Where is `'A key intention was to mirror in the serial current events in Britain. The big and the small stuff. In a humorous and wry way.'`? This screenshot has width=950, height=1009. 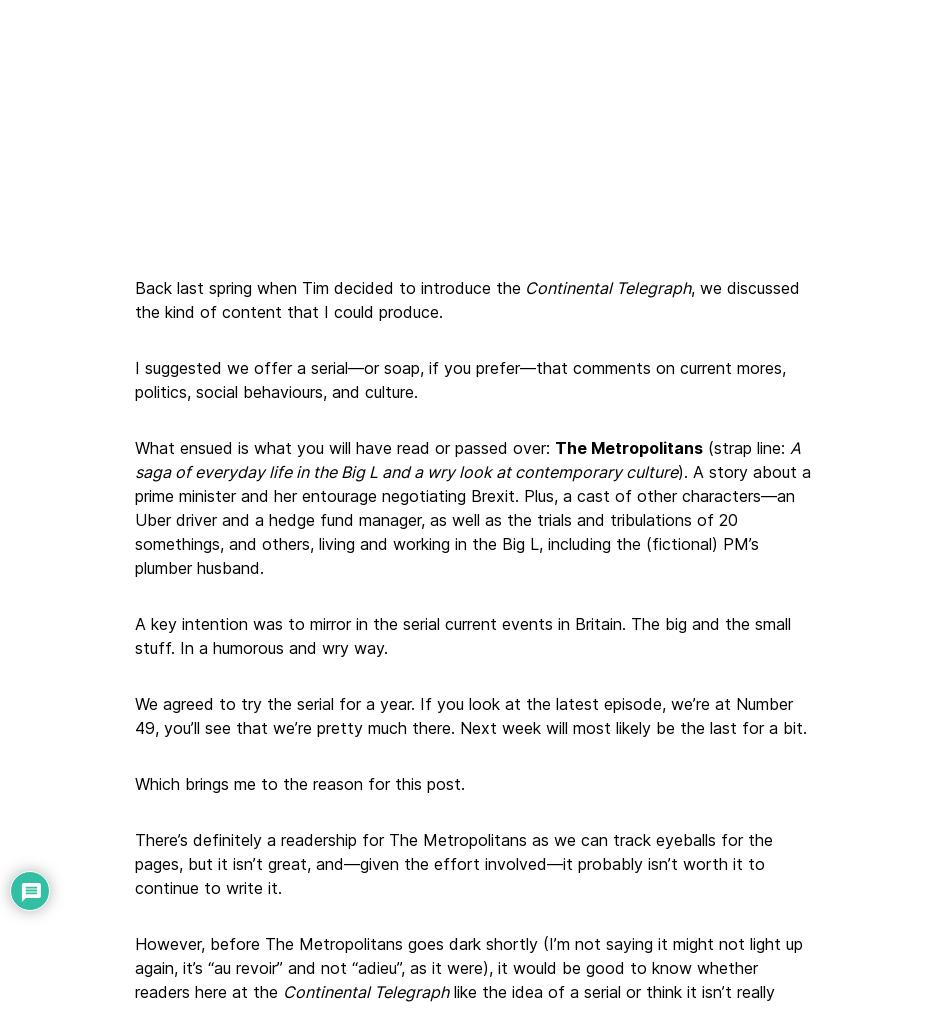
'A key intention was to mirror in the serial current events in Britain. The big and the small stuff. In a humorous and wry way.' is located at coordinates (462, 634).